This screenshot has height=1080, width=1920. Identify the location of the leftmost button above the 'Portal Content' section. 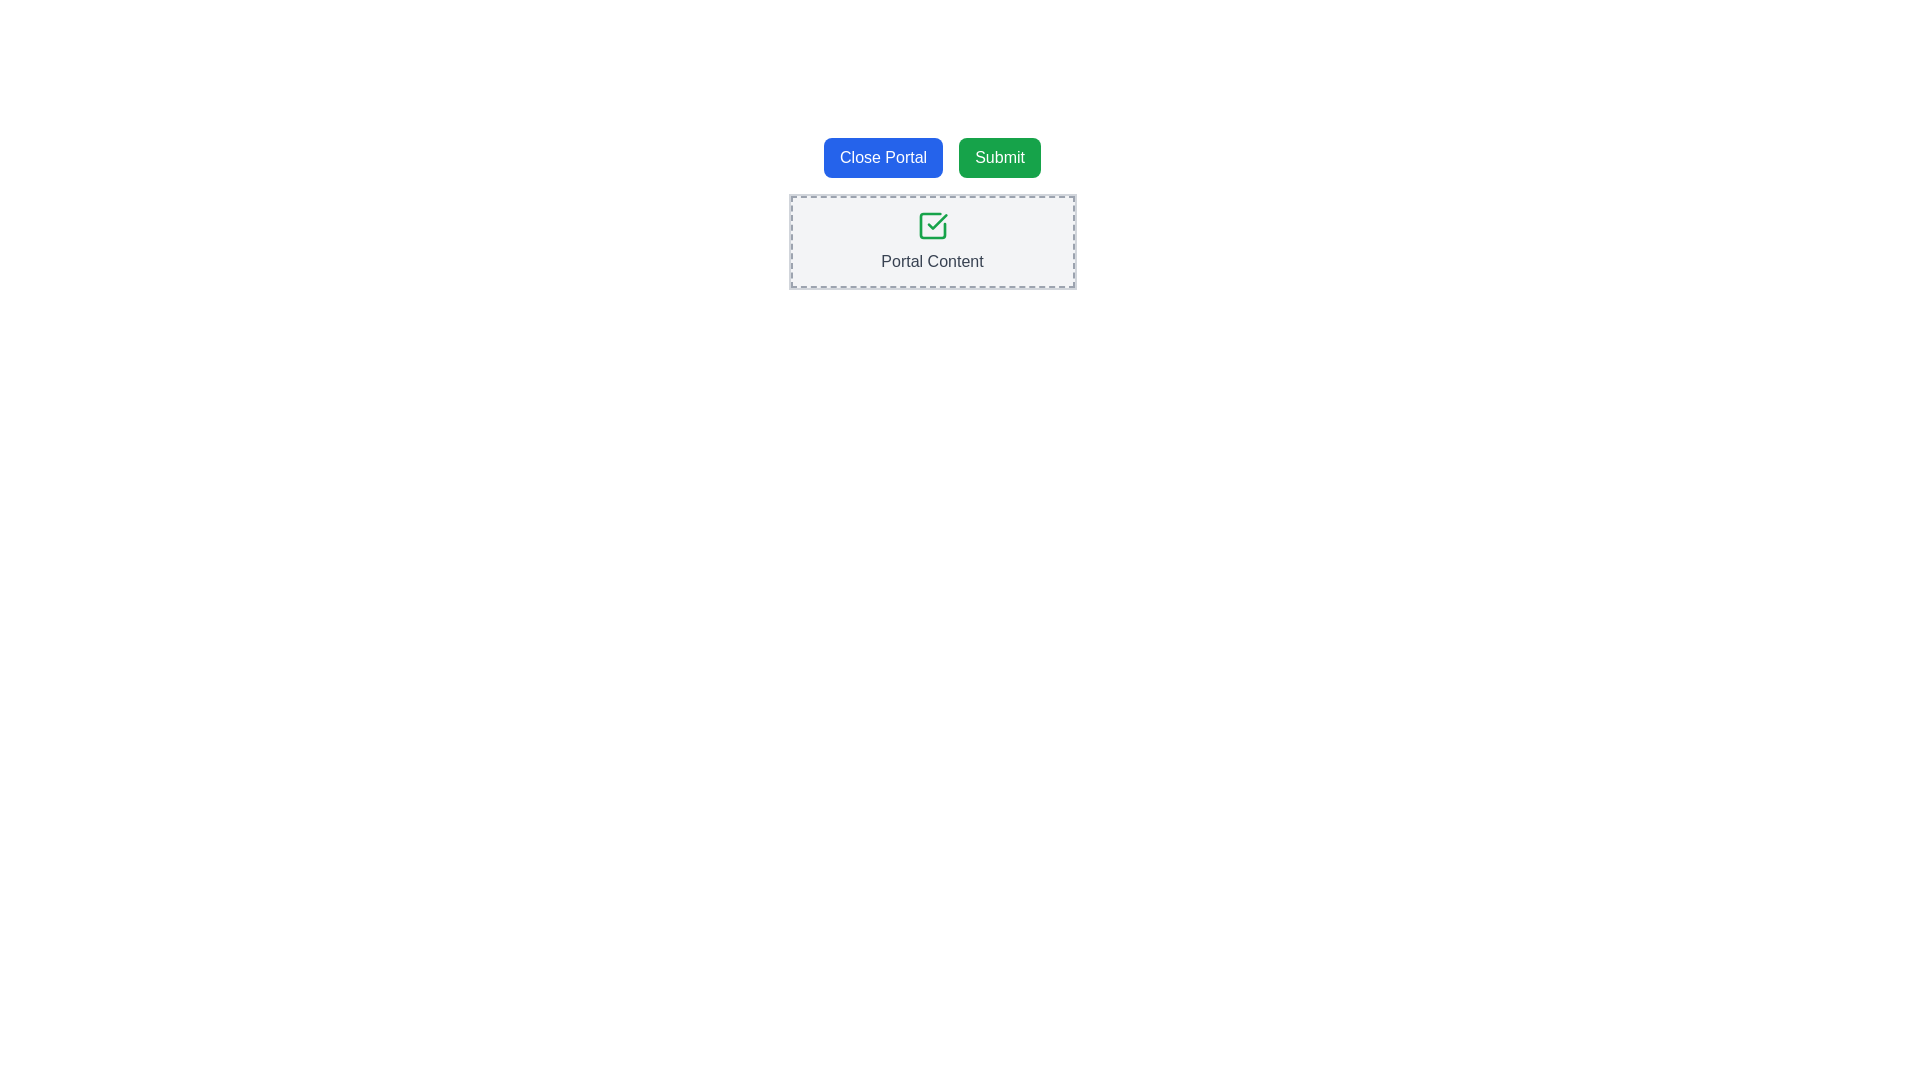
(882, 157).